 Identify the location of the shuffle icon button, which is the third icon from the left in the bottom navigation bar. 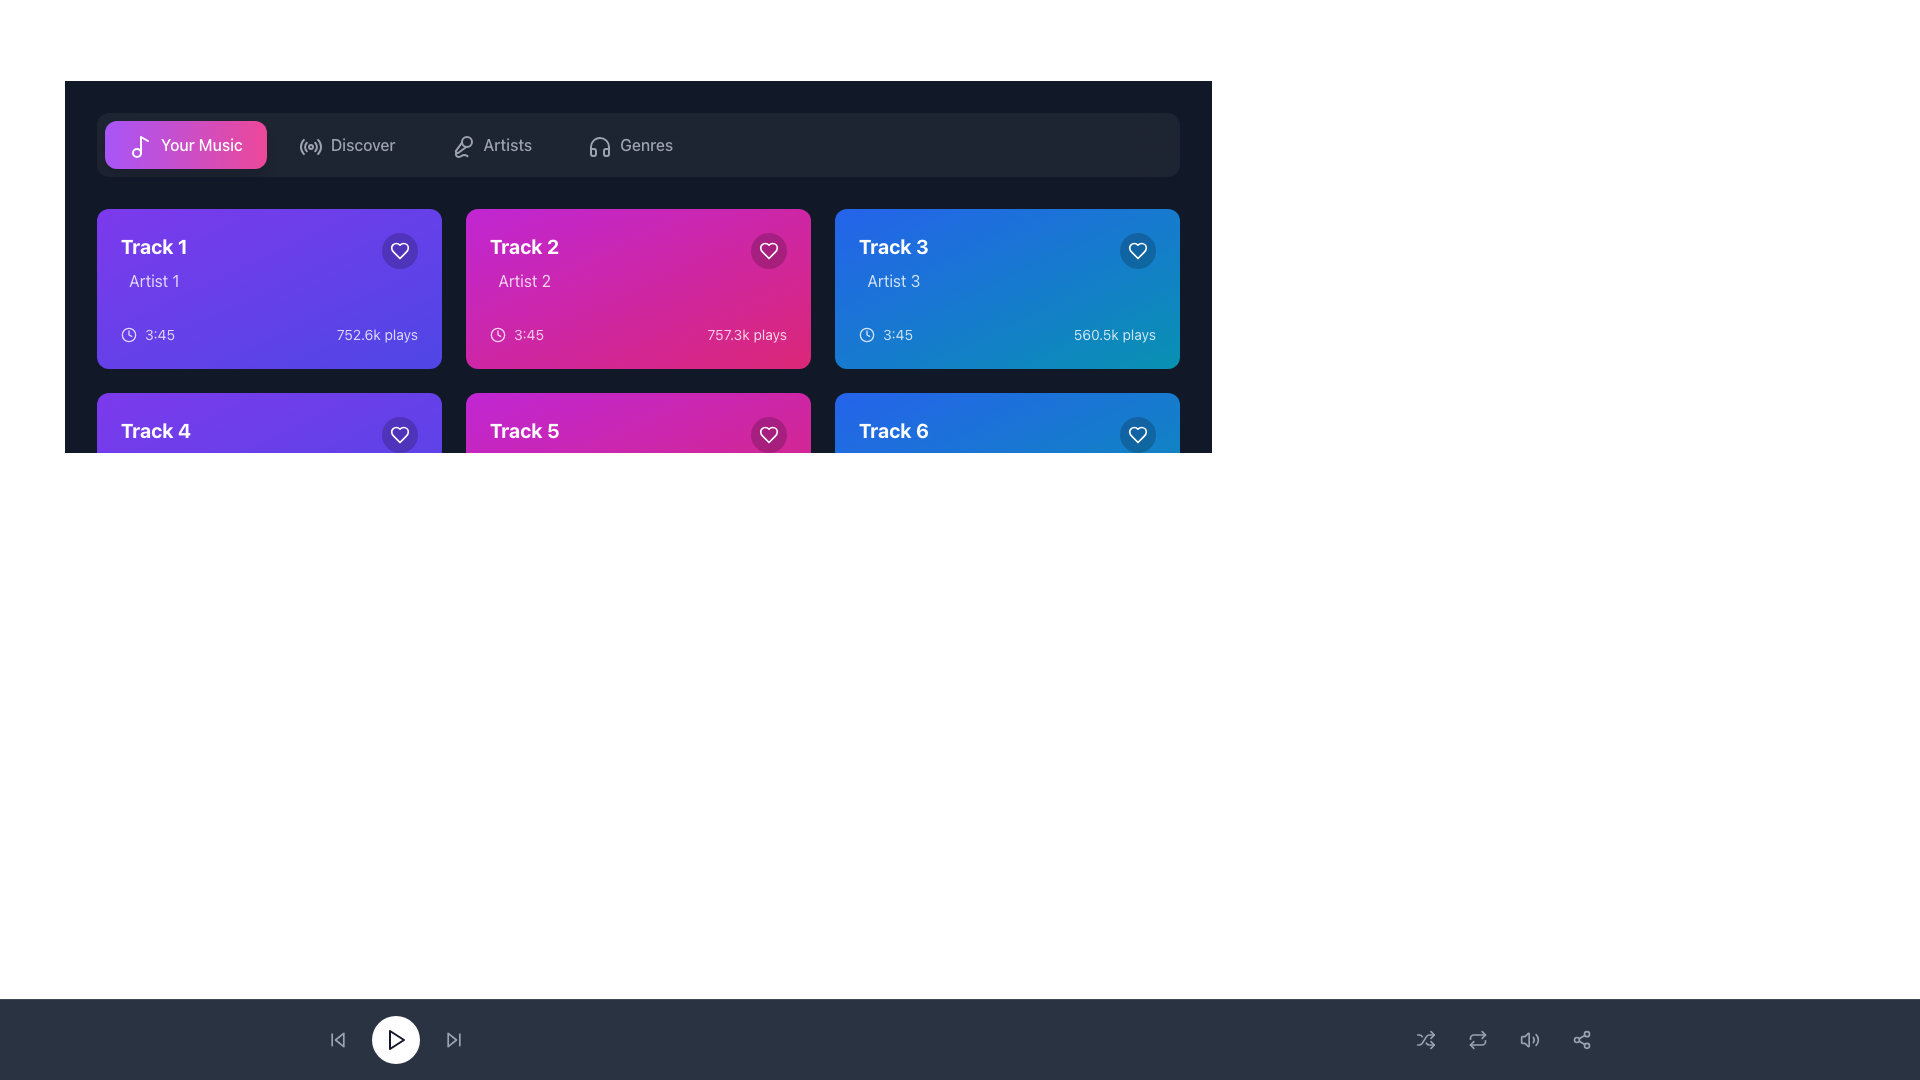
(1424, 1039).